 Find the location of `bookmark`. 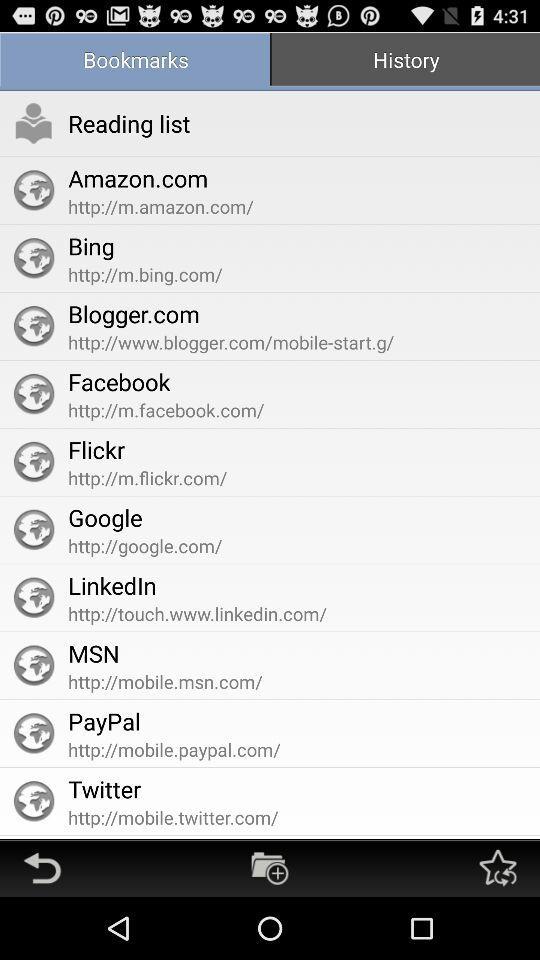

bookmark is located at coordinates (270, 867).